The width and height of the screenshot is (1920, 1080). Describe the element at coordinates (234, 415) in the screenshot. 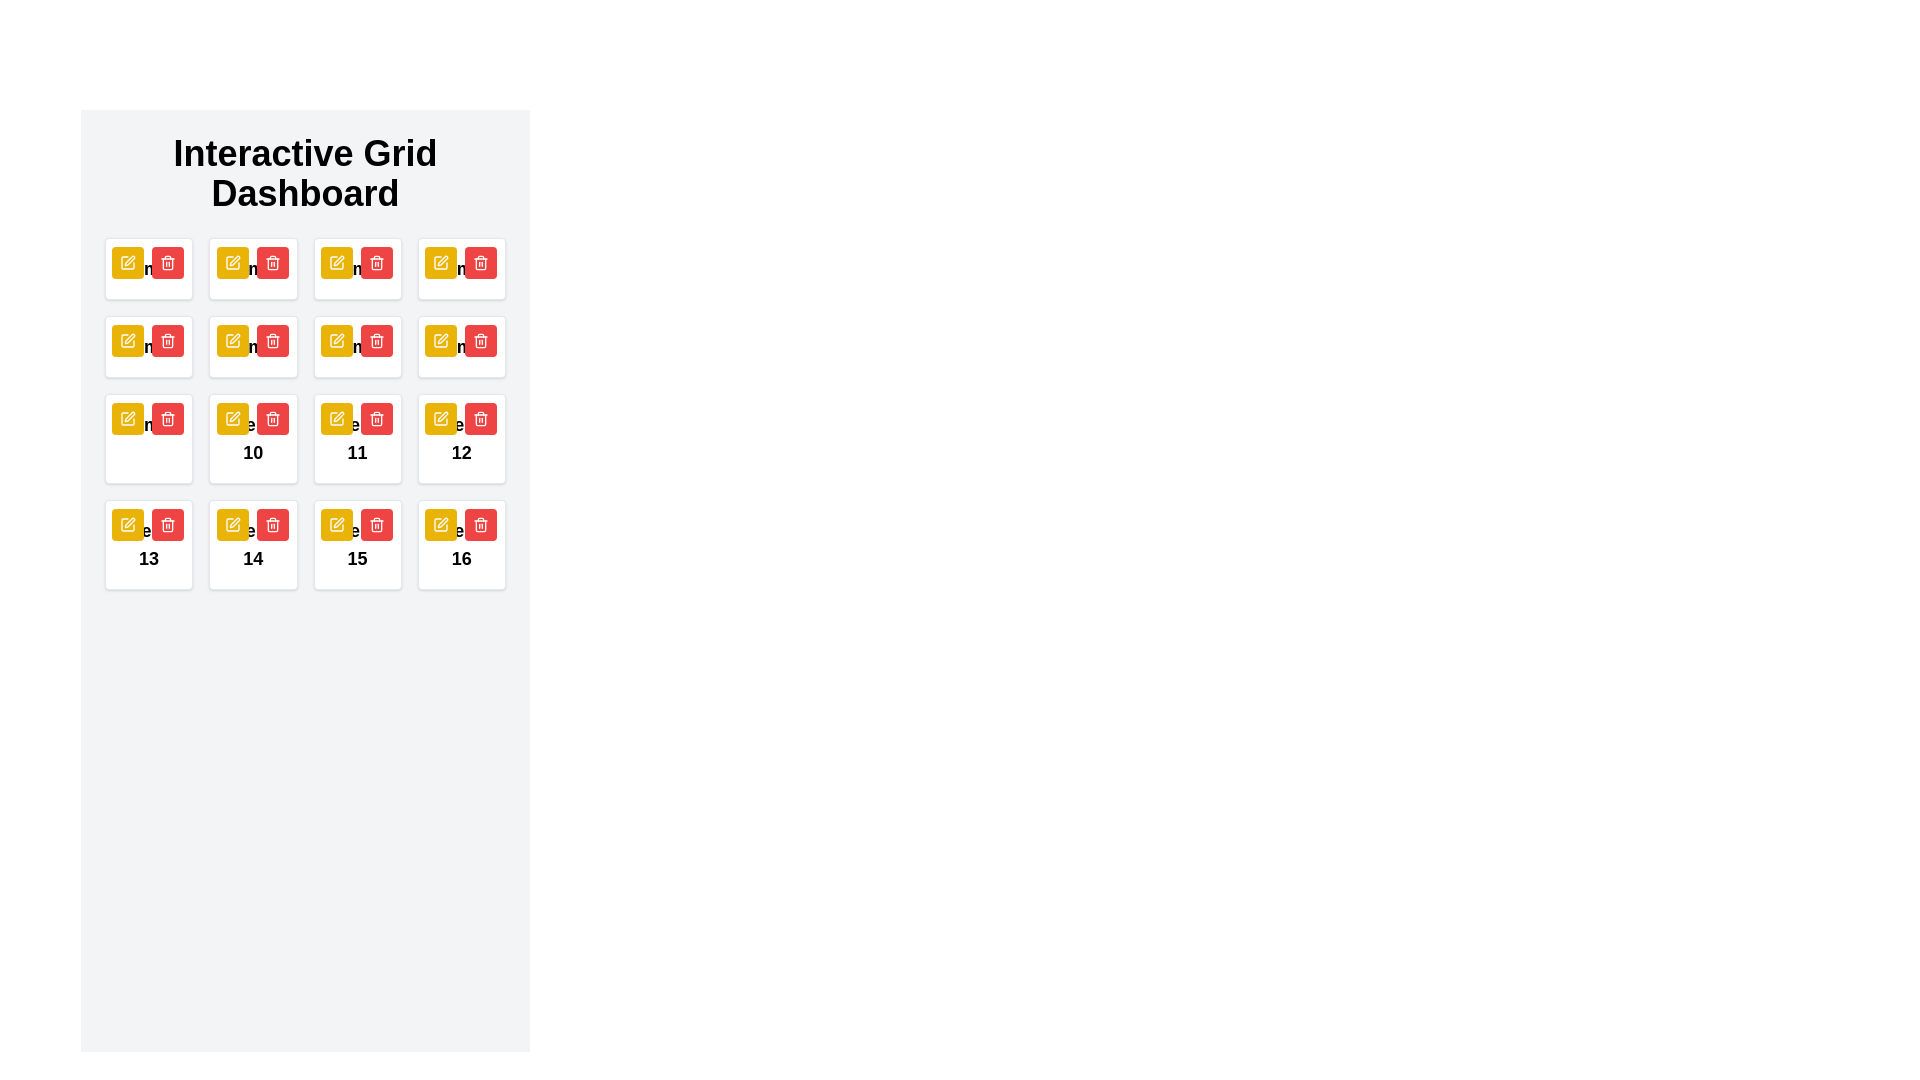

I see `the yellow pen icon located in the second row of controls in card number '10', positioned to the far left of the row, for keyboard navigation` at that location.